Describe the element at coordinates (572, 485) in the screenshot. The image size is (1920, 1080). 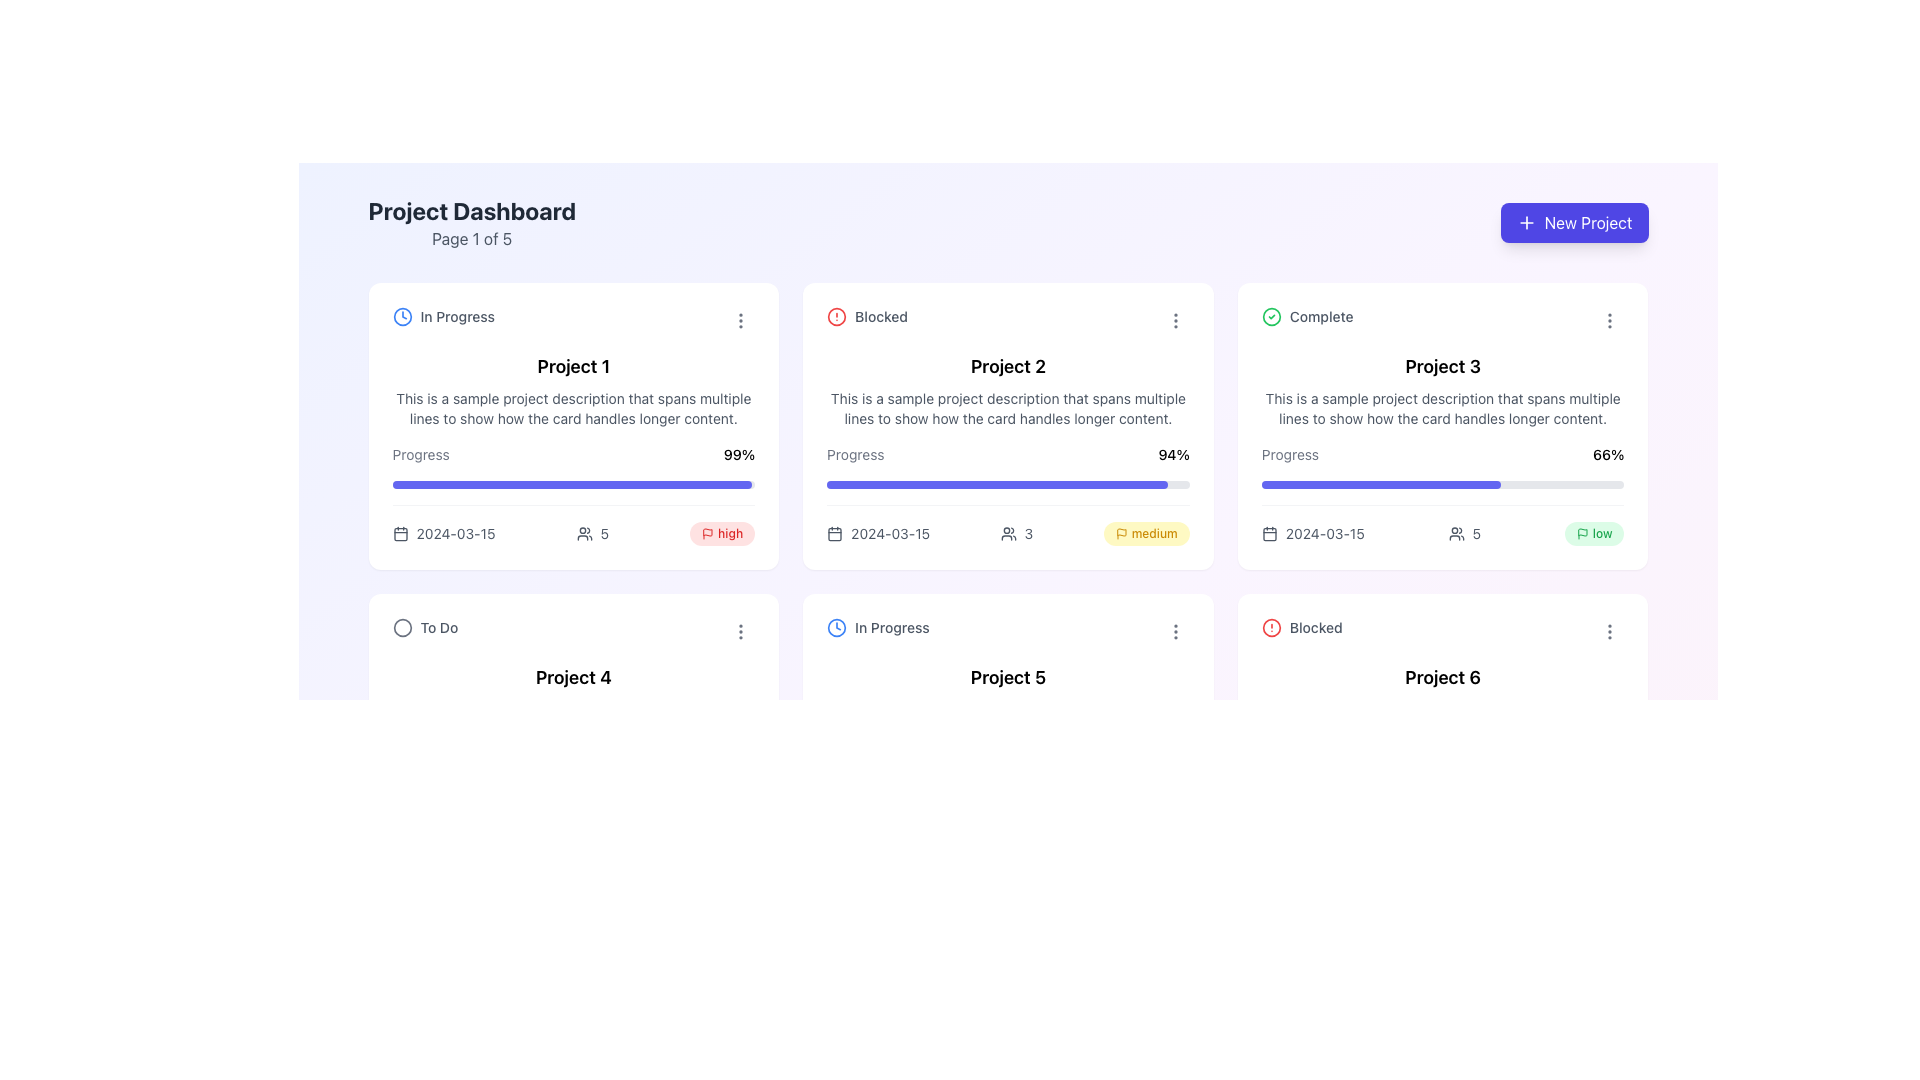
I see `the horizontal progress bar indicating 99% completion for 'Project 1', located below the text 'Progress 99%'` at that location.